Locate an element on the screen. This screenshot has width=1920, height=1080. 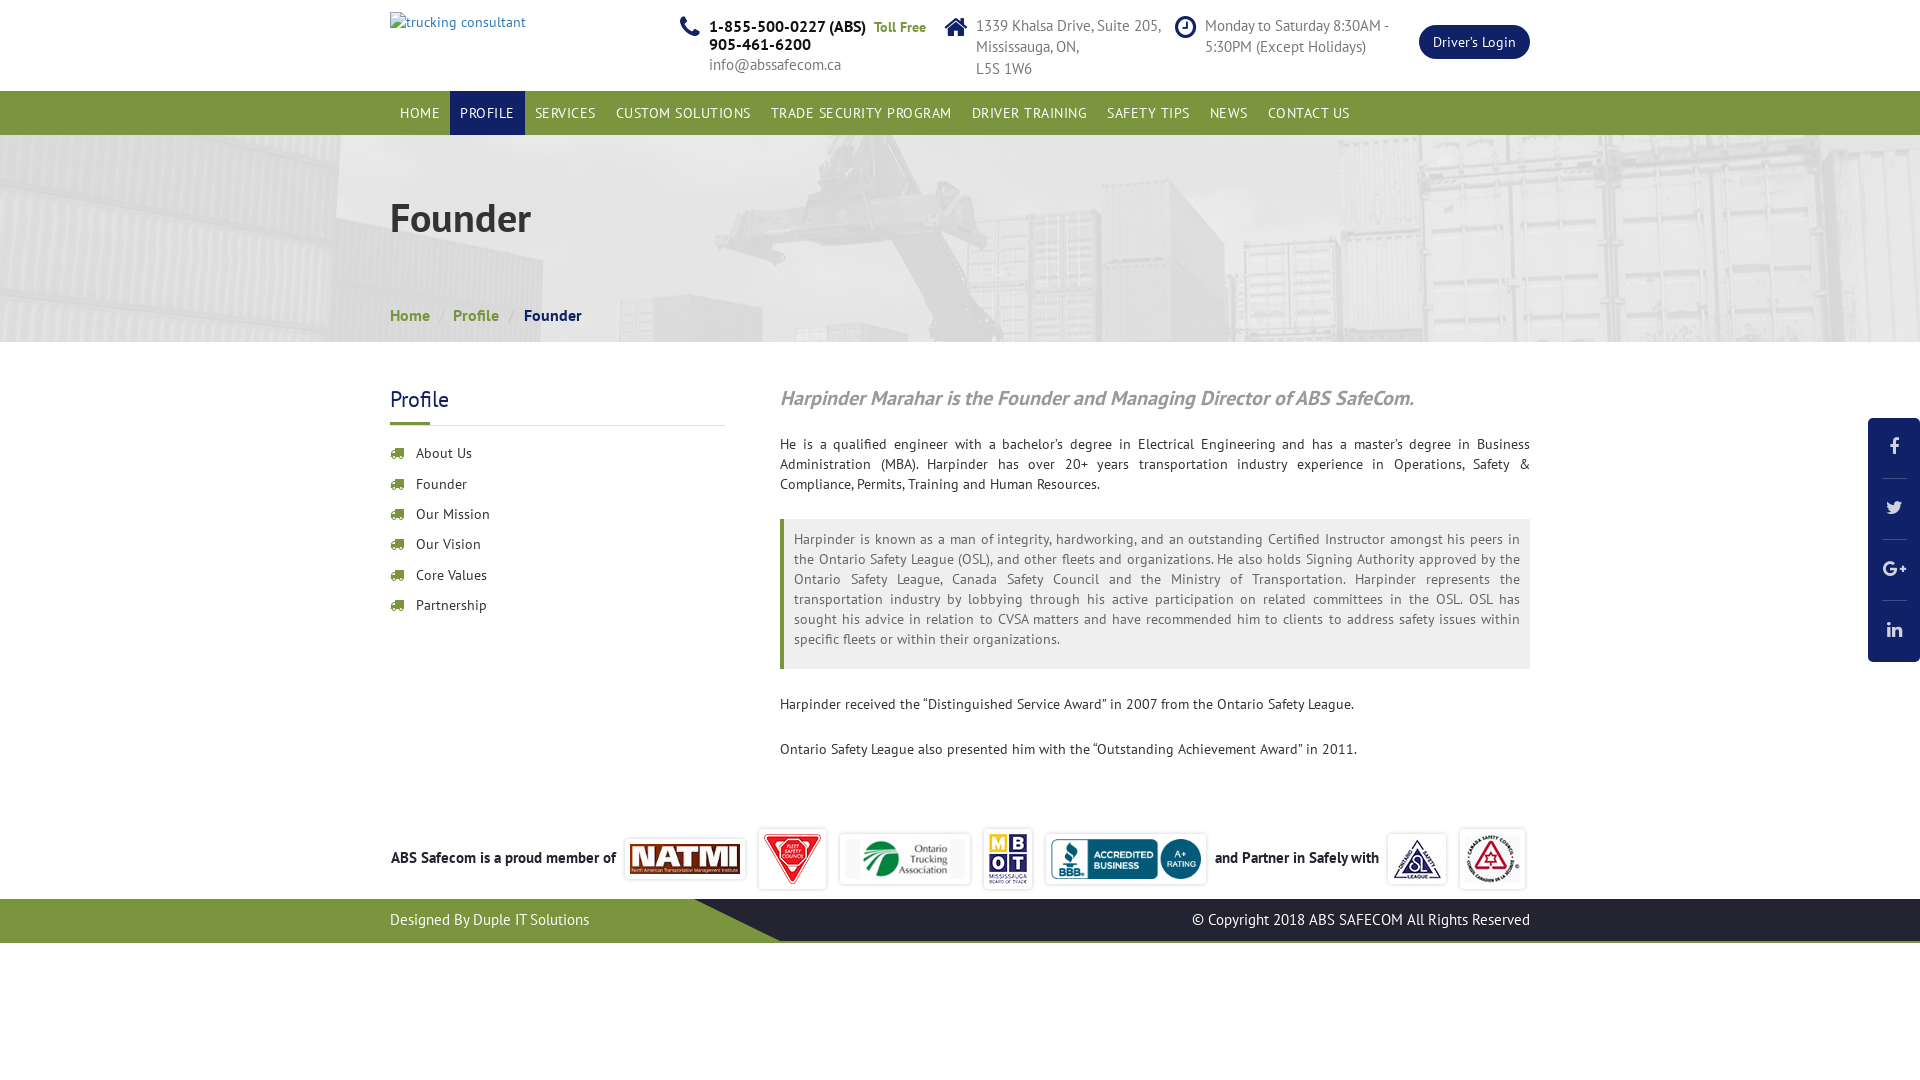
'DRIVER TRAINING' is located at coordinates (961, 112).